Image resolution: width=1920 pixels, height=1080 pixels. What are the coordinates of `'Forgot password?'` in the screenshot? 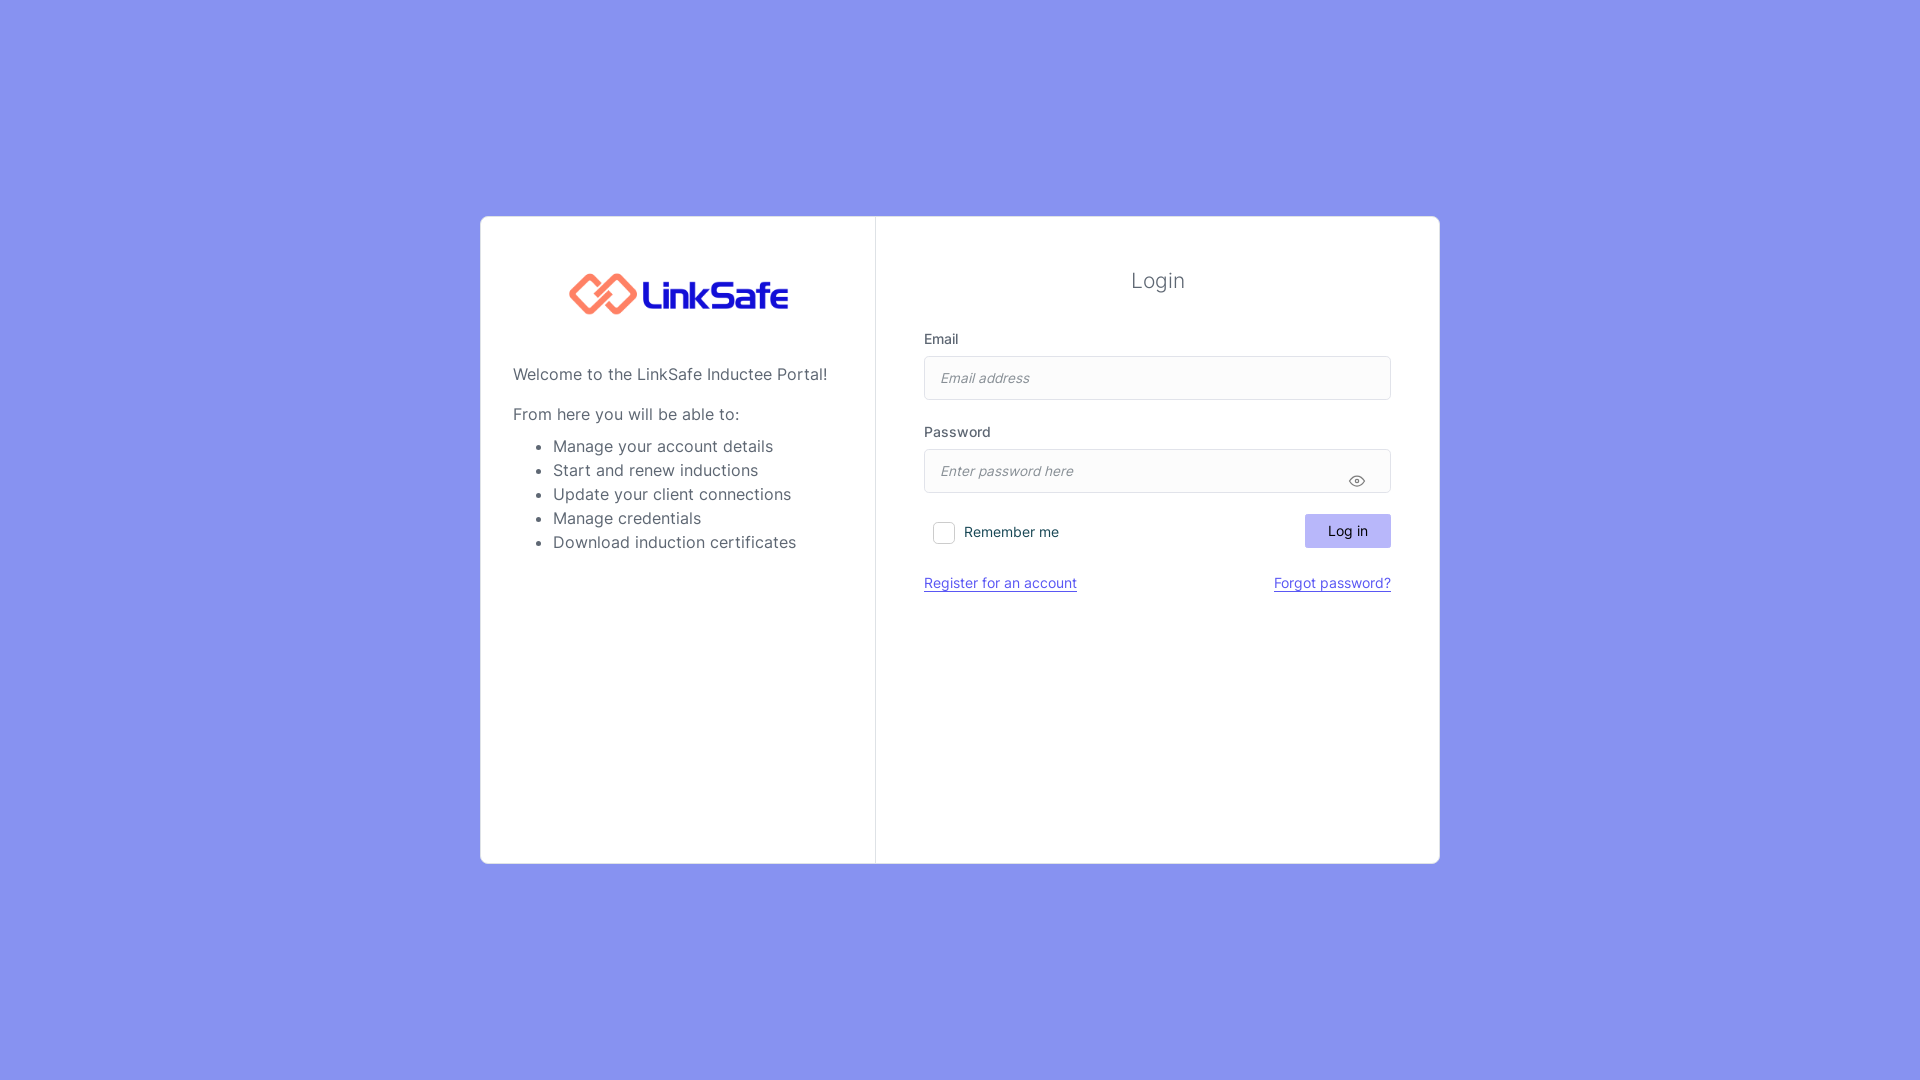 It's located at (1332, 582).